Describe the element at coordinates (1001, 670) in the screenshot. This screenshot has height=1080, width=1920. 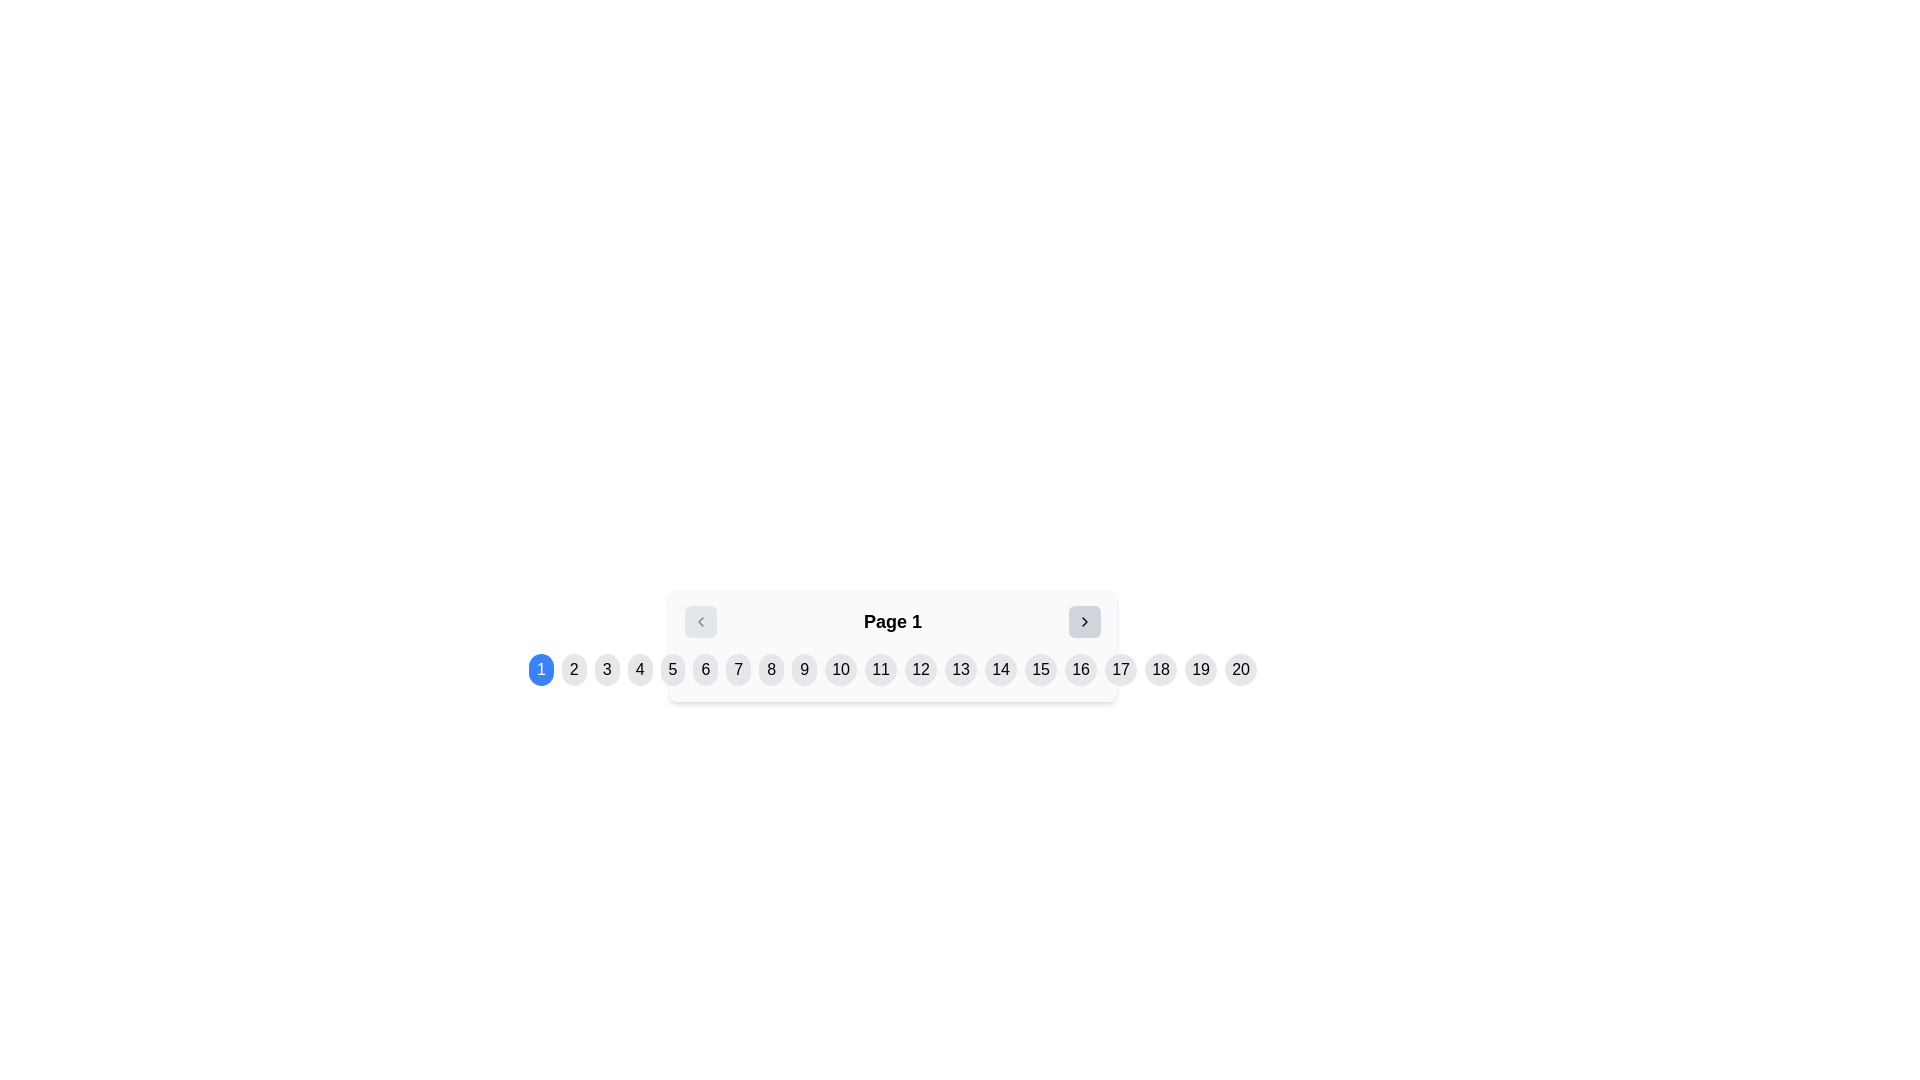
I see `the 14th button in the sequence of navigational buttons` at that location.